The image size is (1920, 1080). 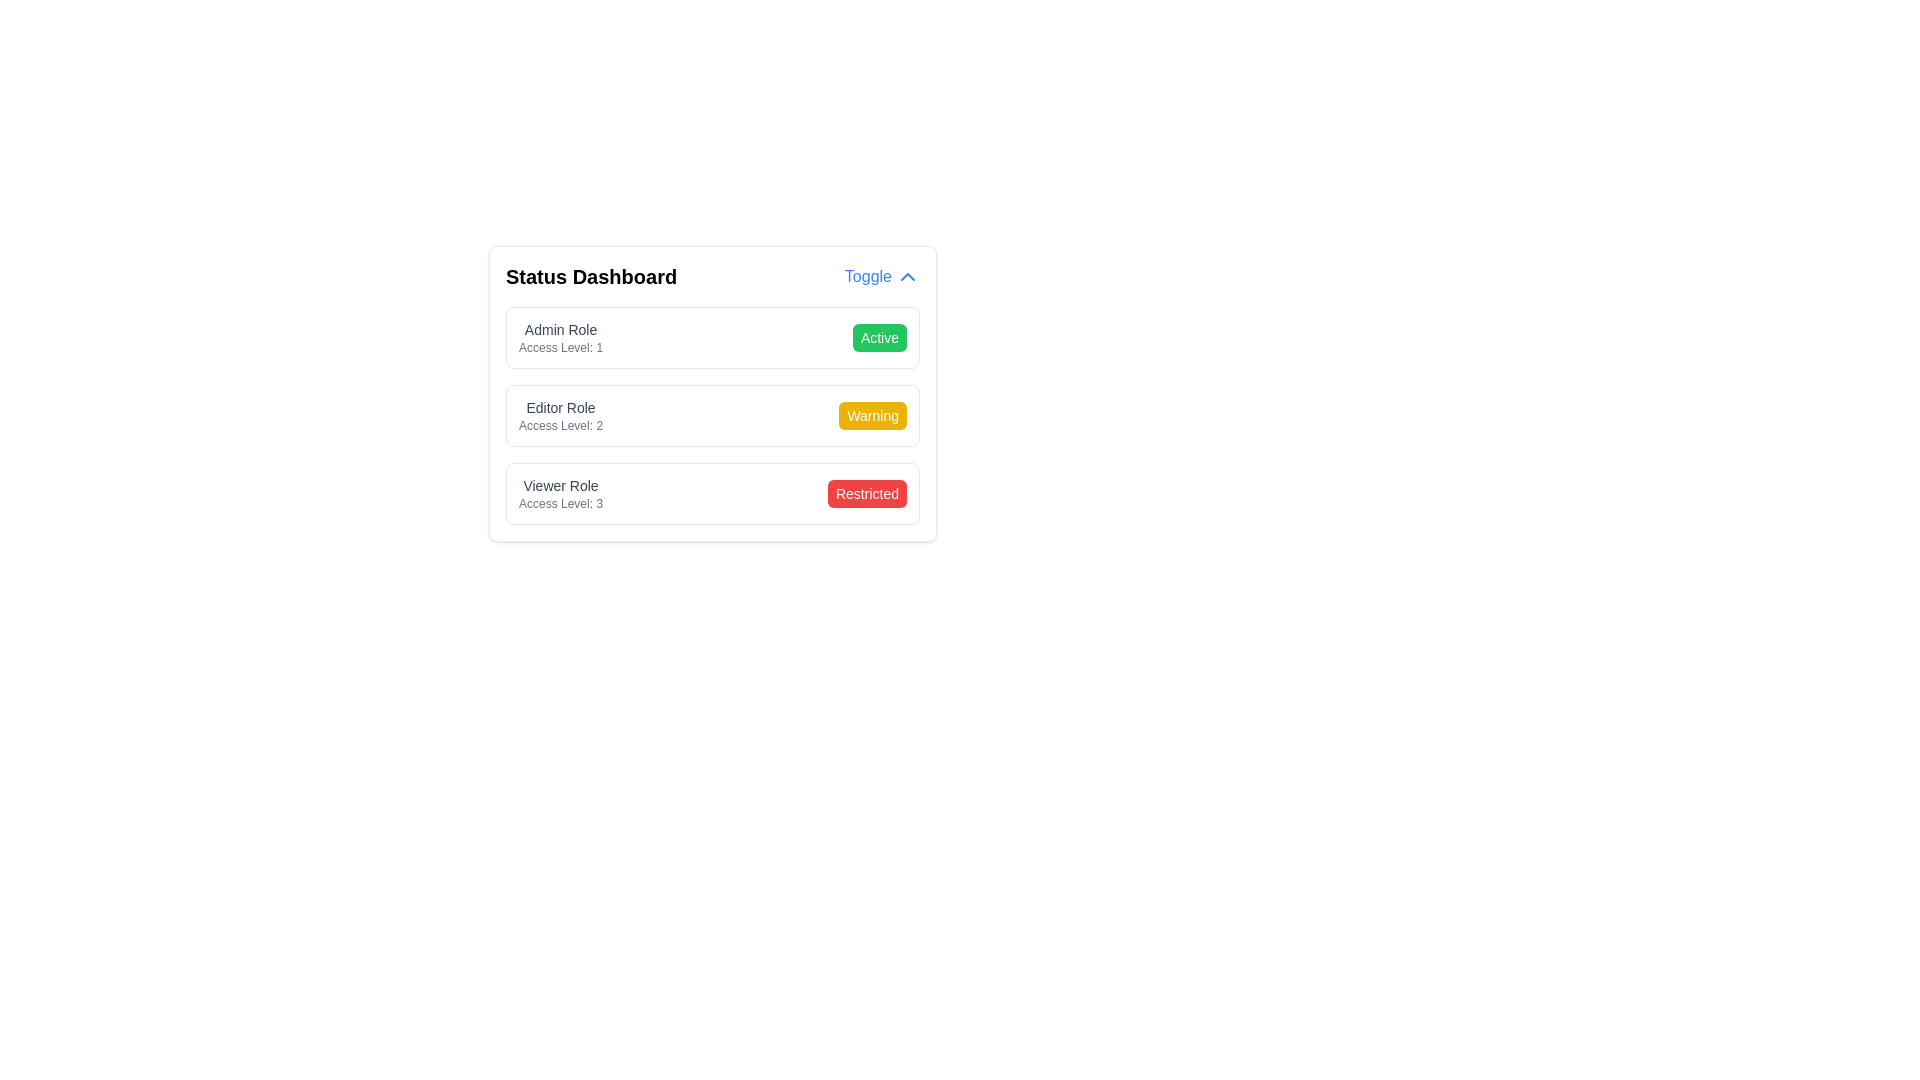 I want to click on the status indicator tag for the 'Admin Role' that indicates an active status, located to the right of the text 'Admin Role' and aligned with 'Access Level: 1', so click(x=879, y=337).